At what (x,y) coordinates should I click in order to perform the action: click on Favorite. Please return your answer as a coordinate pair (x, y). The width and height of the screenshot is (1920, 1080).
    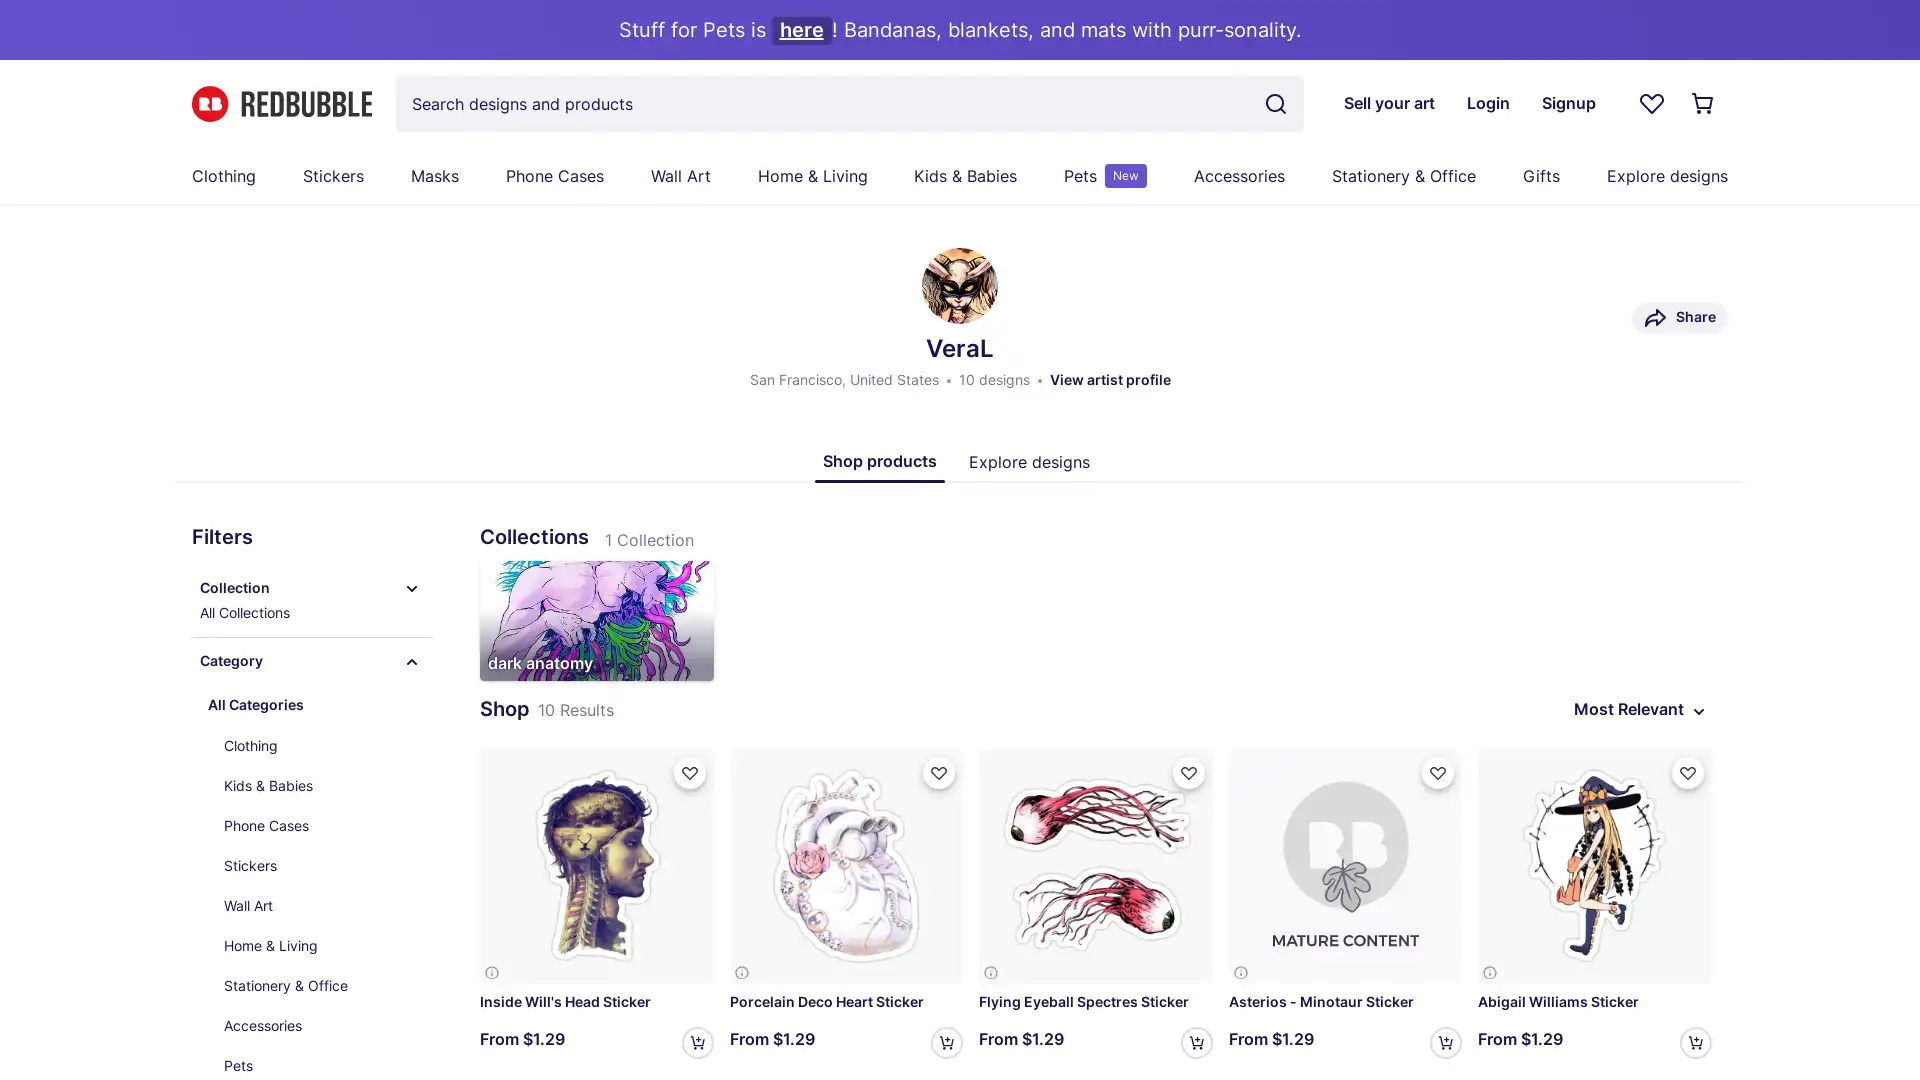
    Looking at the image, I should click on (1687, 771).